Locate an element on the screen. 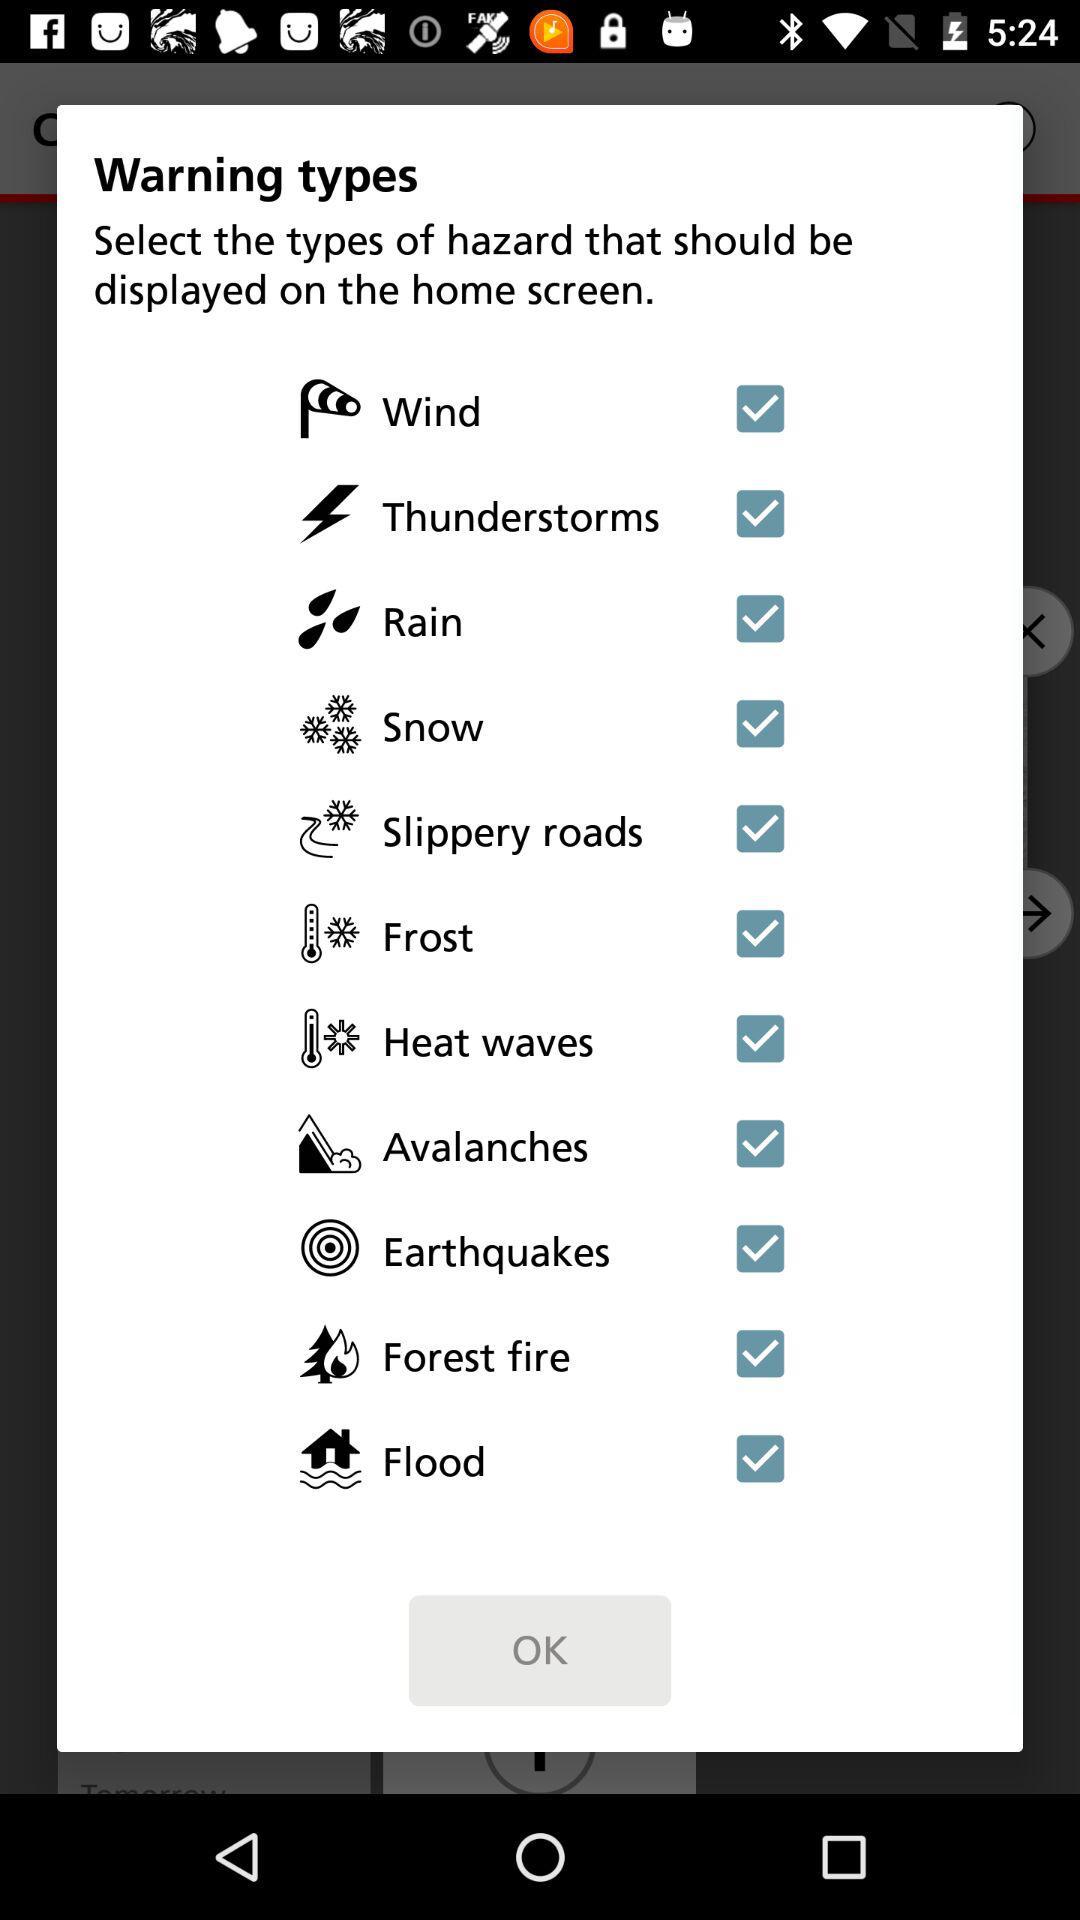  avalanches is located at coordinates (760, 1143).